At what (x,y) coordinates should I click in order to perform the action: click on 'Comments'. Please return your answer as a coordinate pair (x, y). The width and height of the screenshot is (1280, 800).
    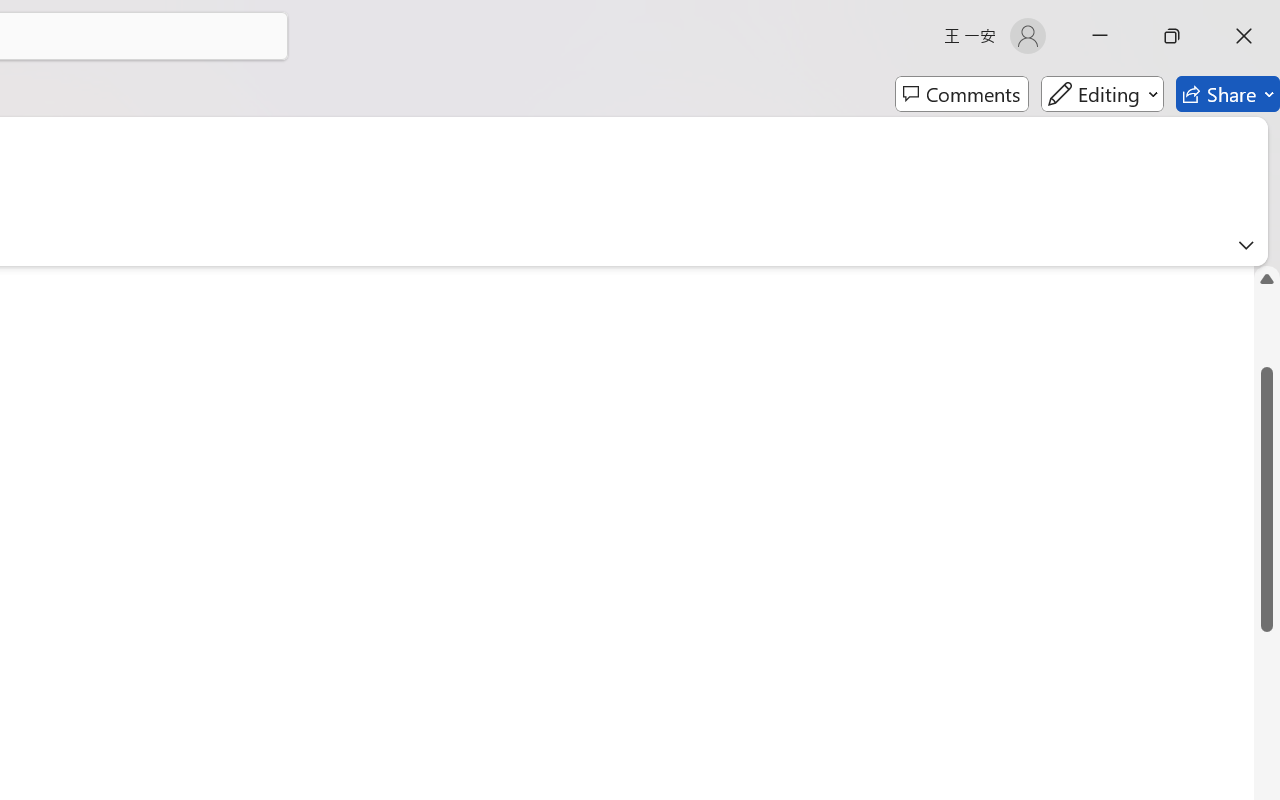
    Looking at the image, I should click on (961, 94).